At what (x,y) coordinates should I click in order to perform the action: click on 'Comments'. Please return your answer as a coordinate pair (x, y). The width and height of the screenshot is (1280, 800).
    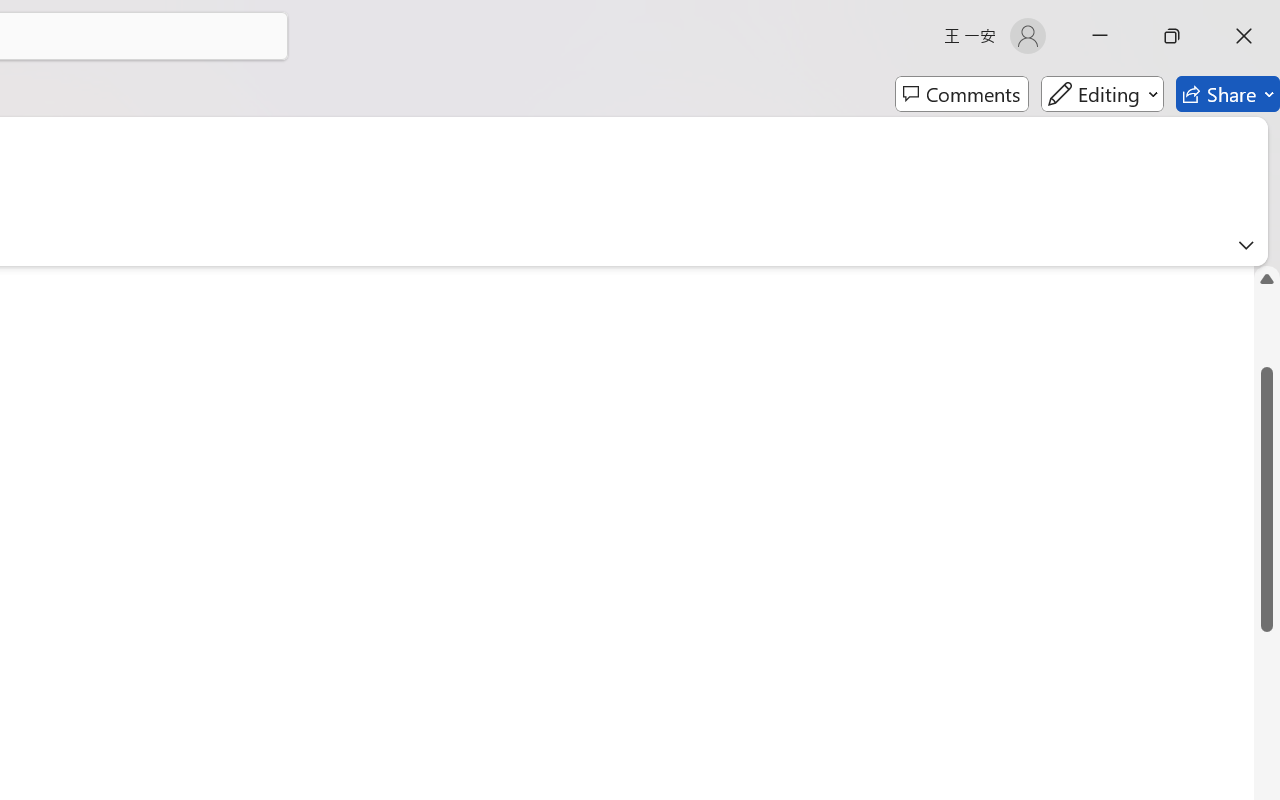
    Looking at the image, I should click on (961, 94).